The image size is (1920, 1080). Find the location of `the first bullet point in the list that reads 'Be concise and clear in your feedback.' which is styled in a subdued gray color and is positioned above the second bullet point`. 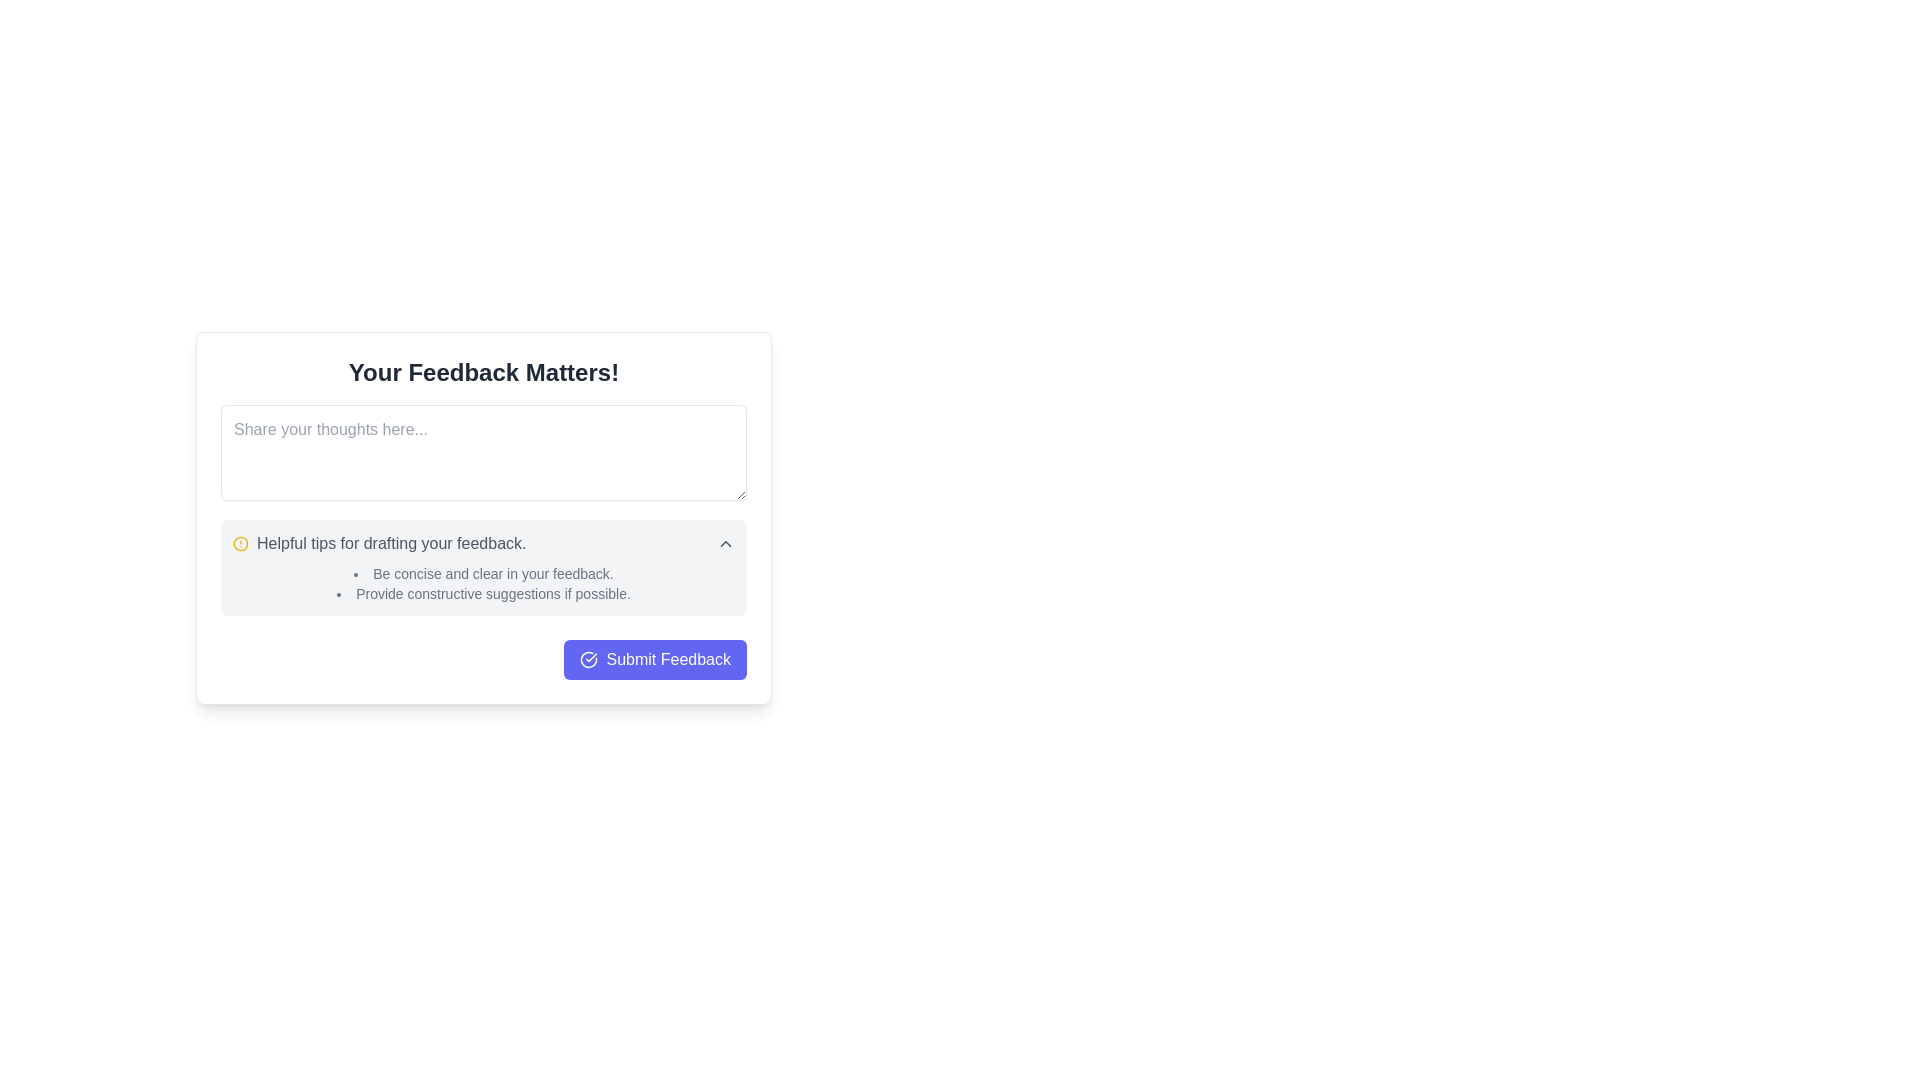

the first bullet point in the list that reads 'Be concise and clear in your feedback.' which is styled in a subdued gray color and is positioned above the second bullet point is located at coordinates (484, 574).